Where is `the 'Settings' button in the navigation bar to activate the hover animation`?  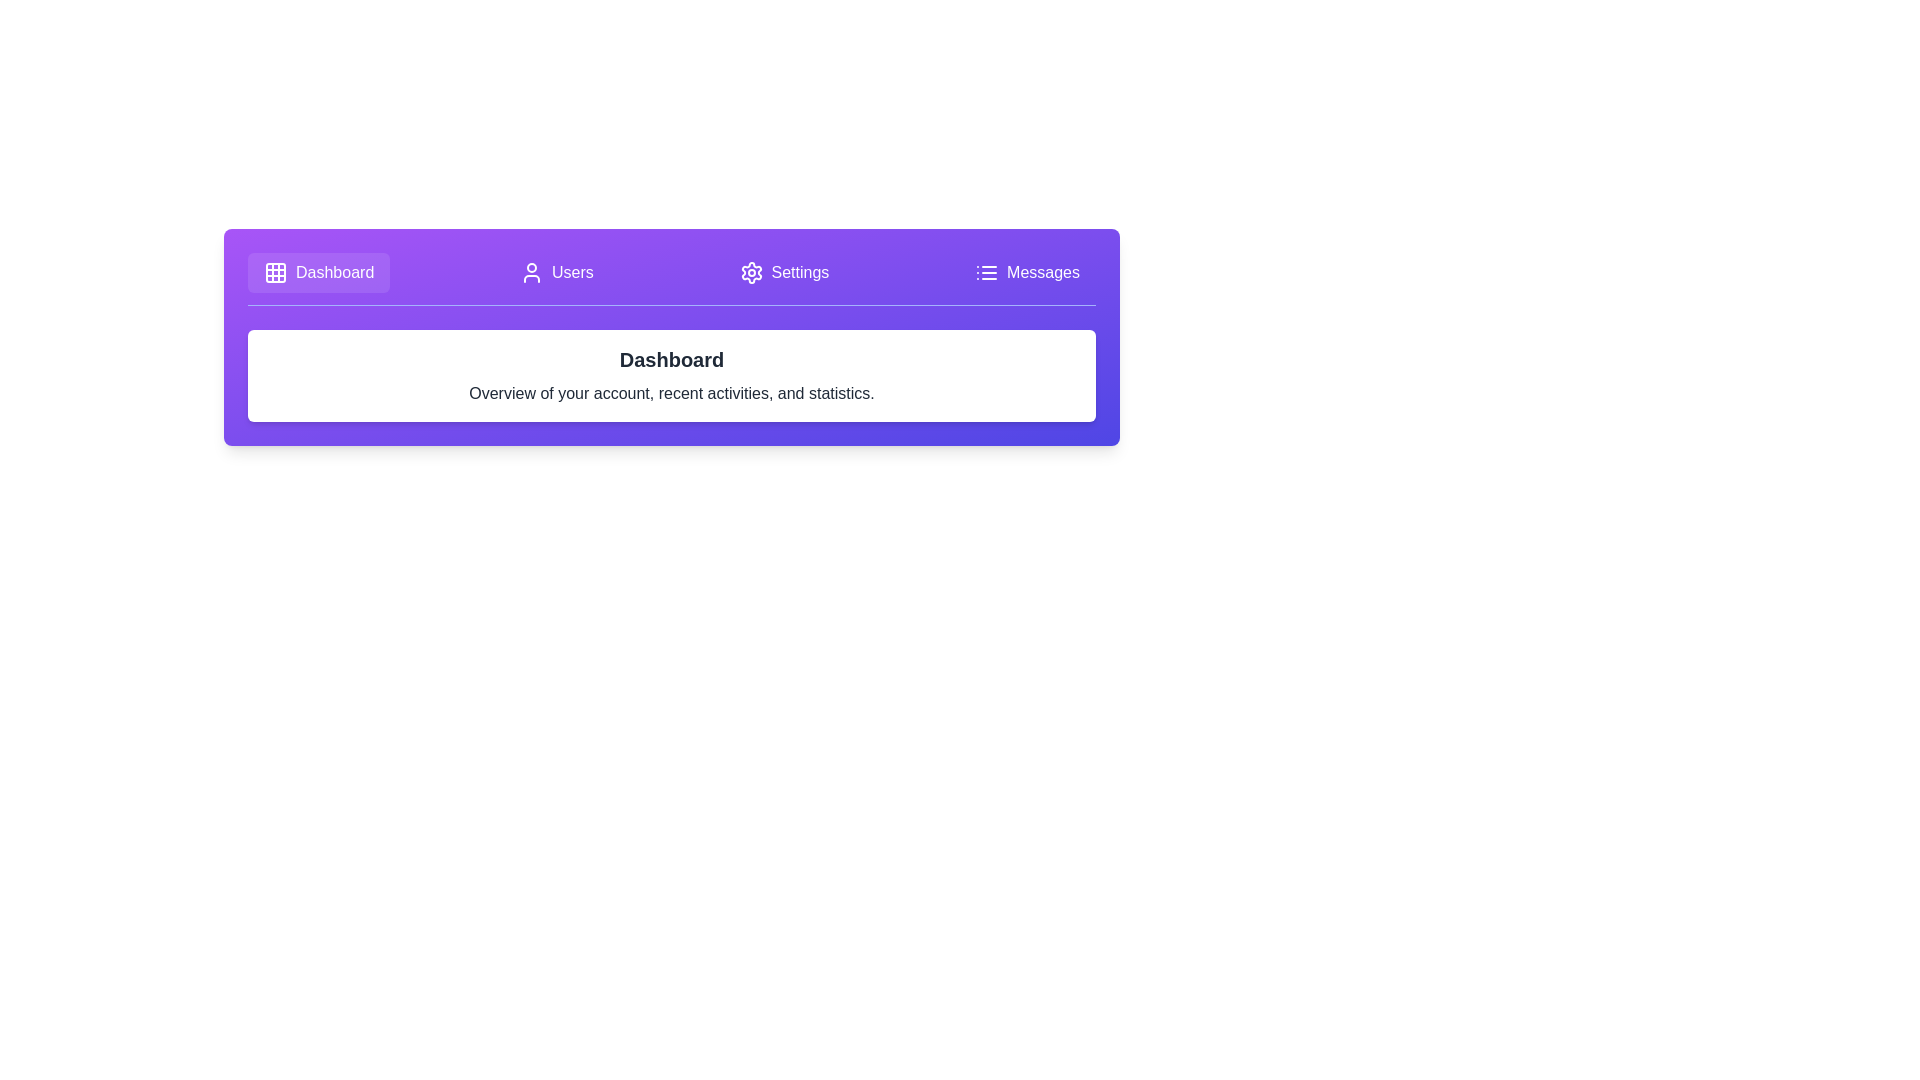 the 'Settings' button in the navigation bar to activate the hover animation is located at coordinates (783, 273).